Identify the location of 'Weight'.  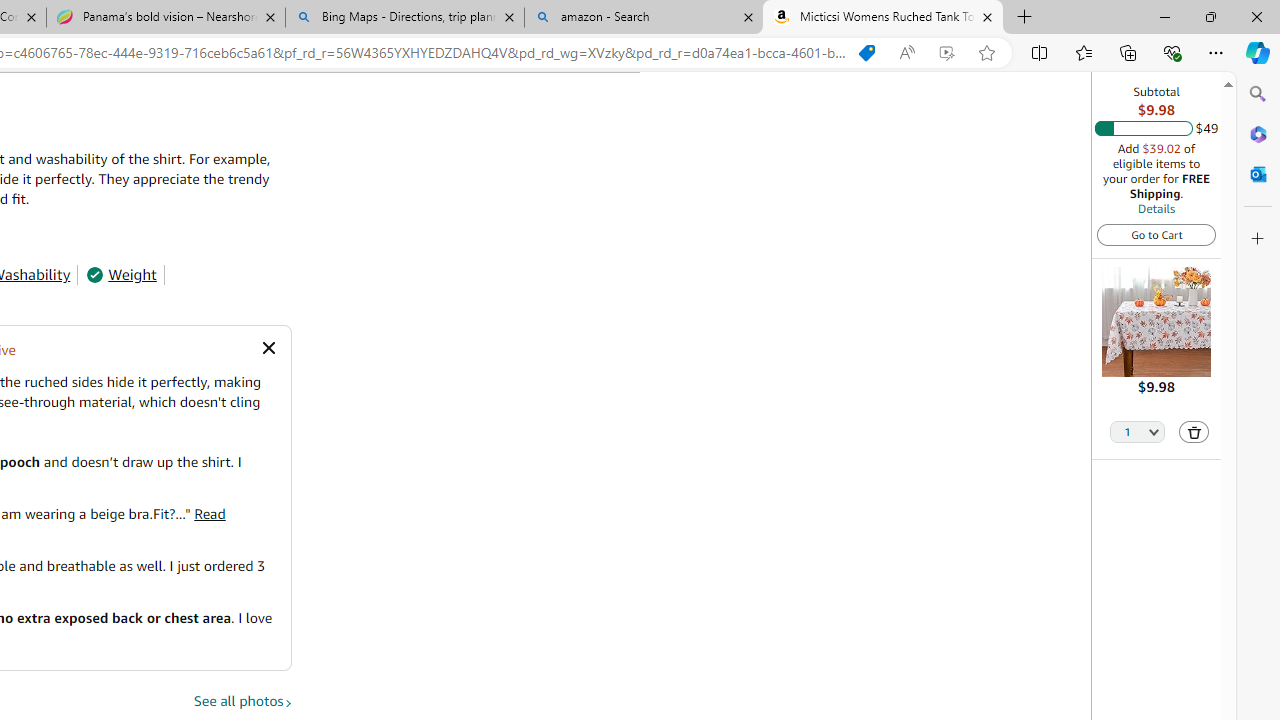
(120, 275).